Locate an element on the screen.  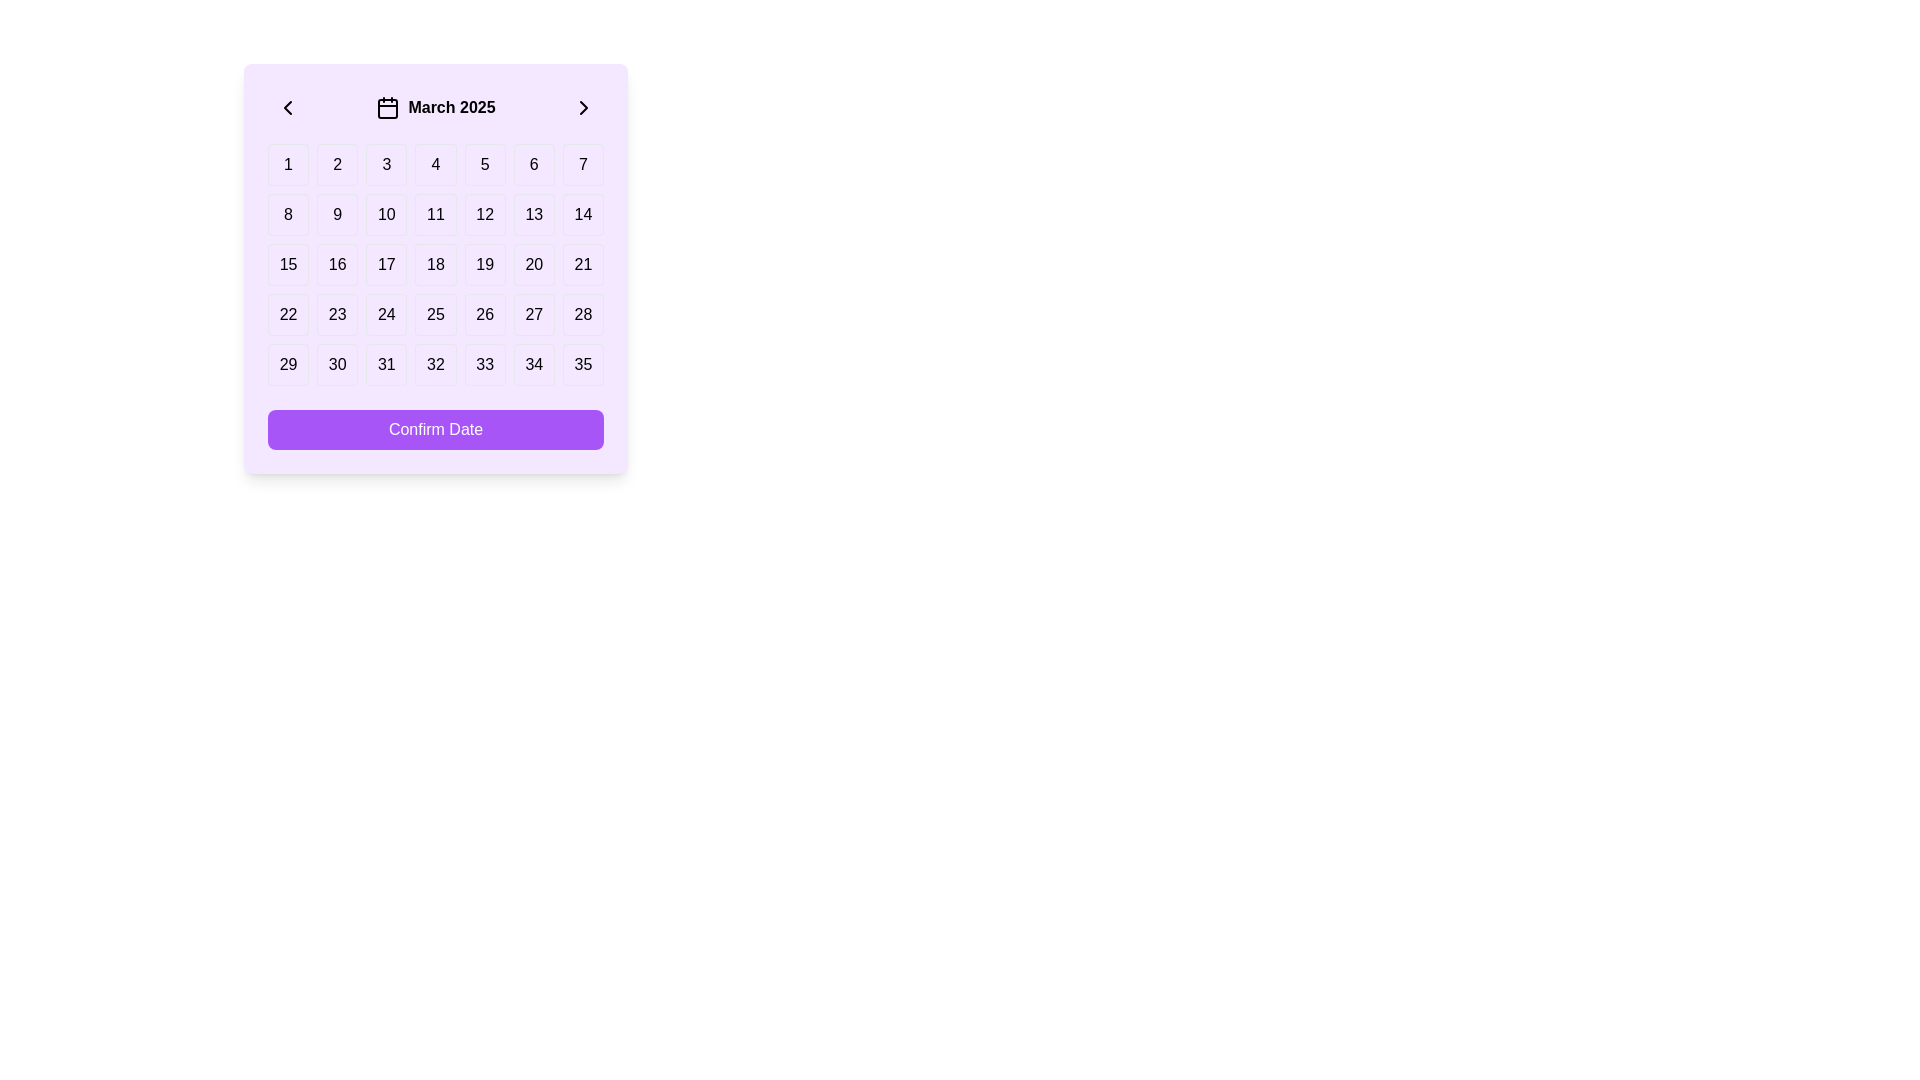
the button representing the day '4' in the calendar is located at coordinates (435, 164).